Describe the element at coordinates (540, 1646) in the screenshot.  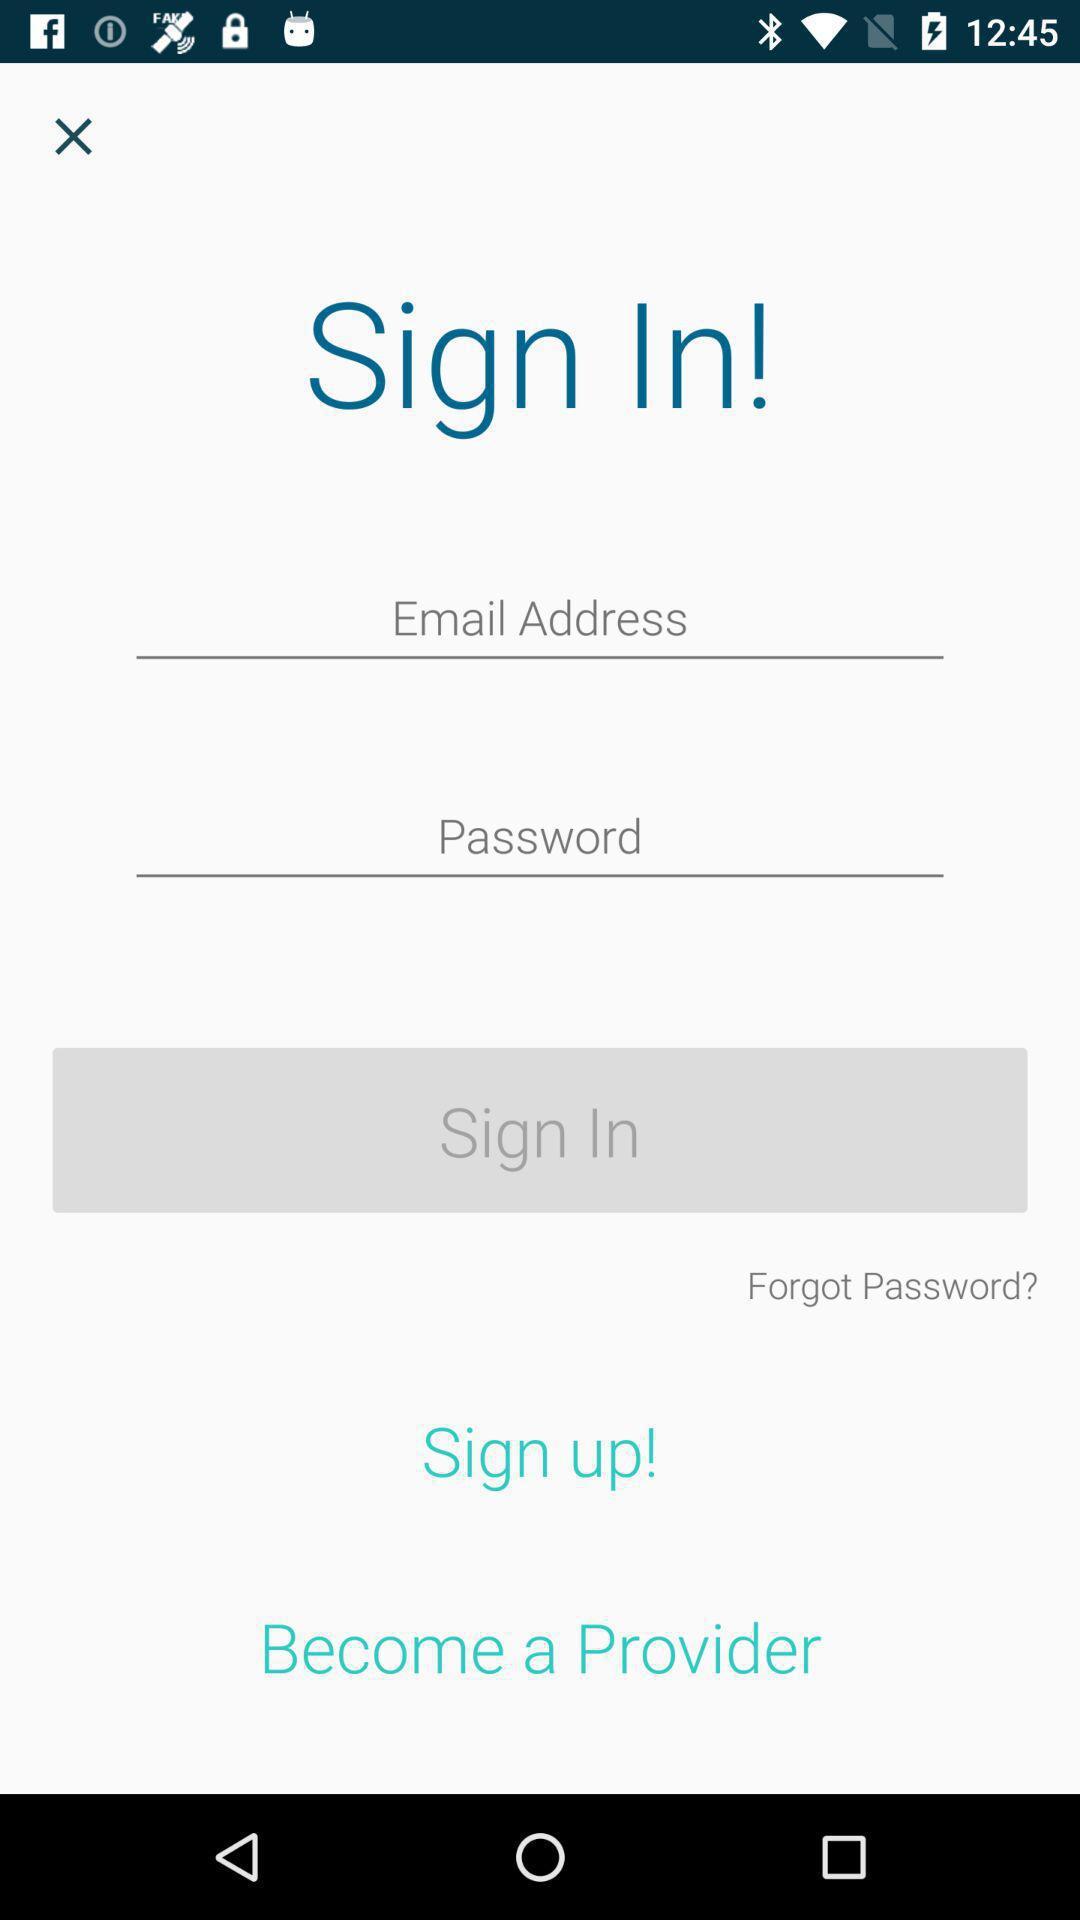
I see `the icon below the sign up!` at that location.